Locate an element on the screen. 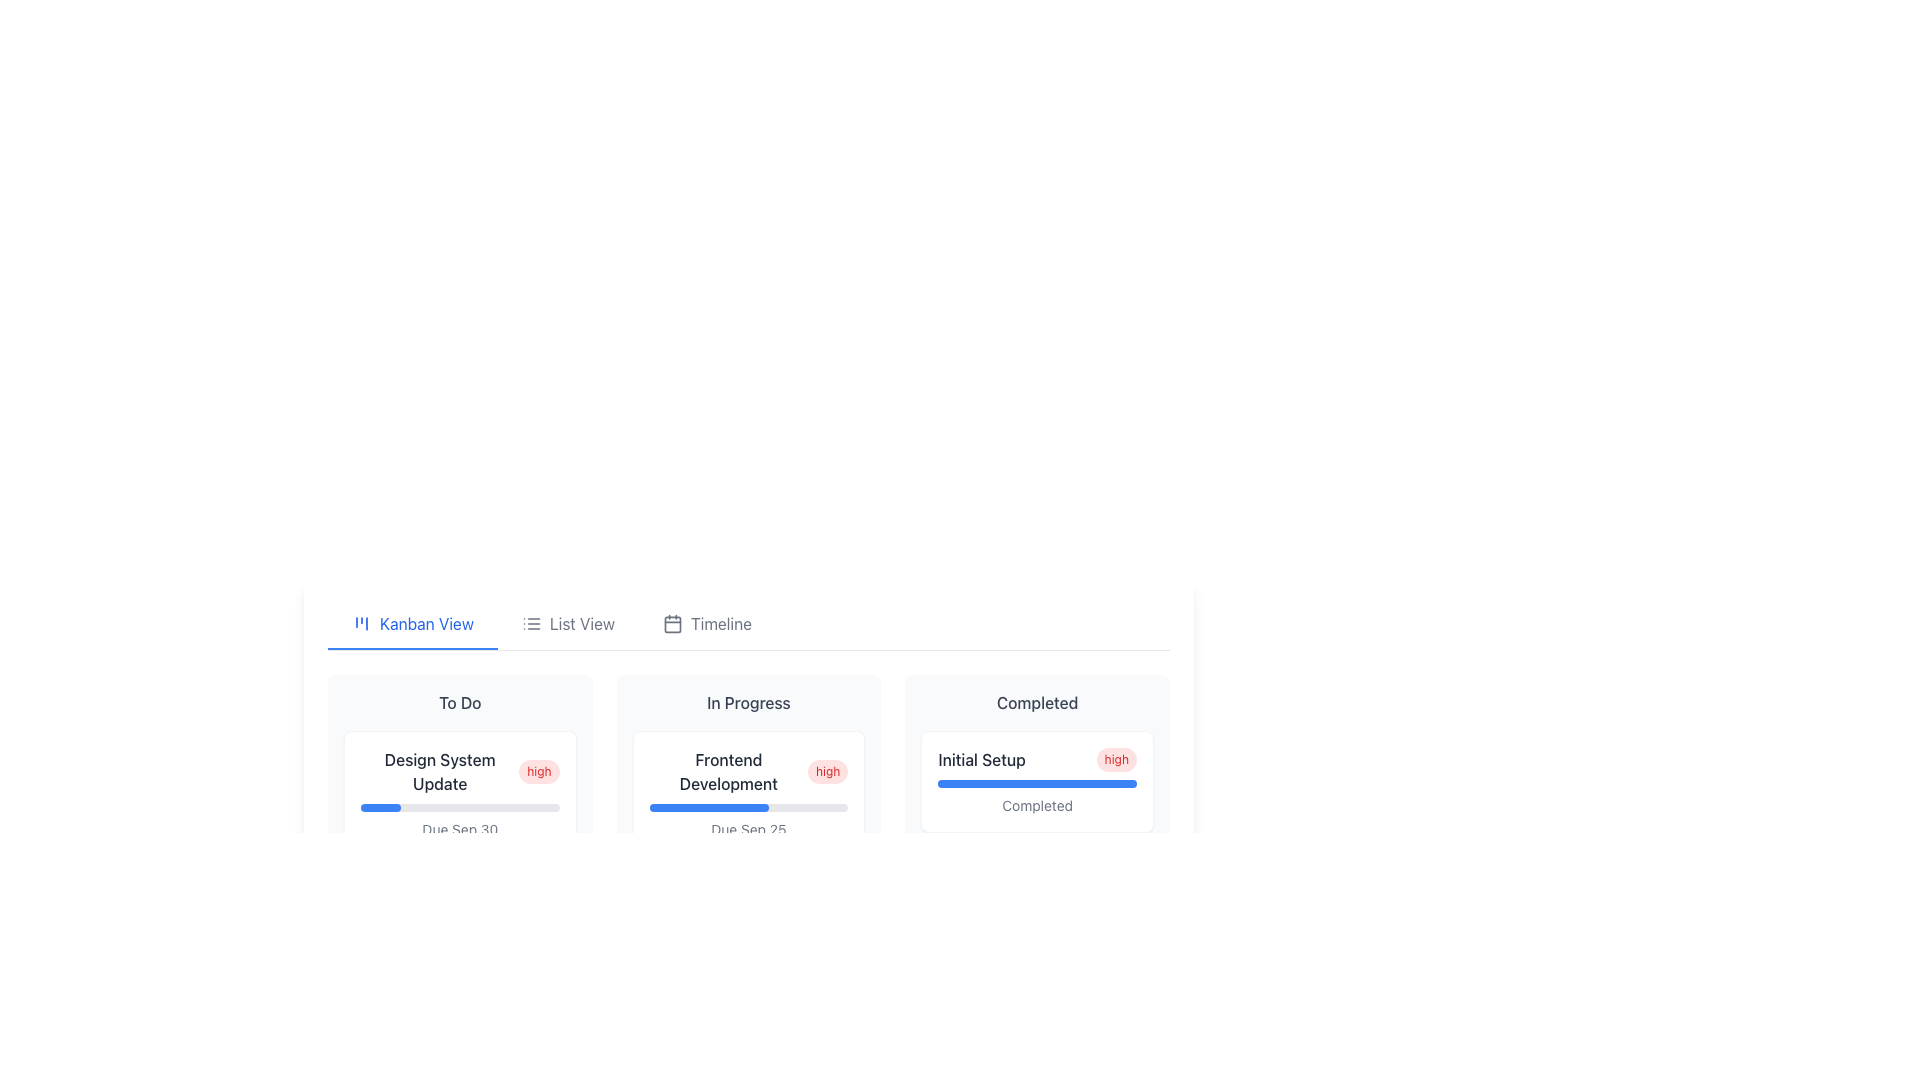 This screenshot has width=1920, height=1080. the first task card in the 'To Do' column of the kanban board, which displays task details, priority, progress status, and a due date is located at coordinates (459, 837).